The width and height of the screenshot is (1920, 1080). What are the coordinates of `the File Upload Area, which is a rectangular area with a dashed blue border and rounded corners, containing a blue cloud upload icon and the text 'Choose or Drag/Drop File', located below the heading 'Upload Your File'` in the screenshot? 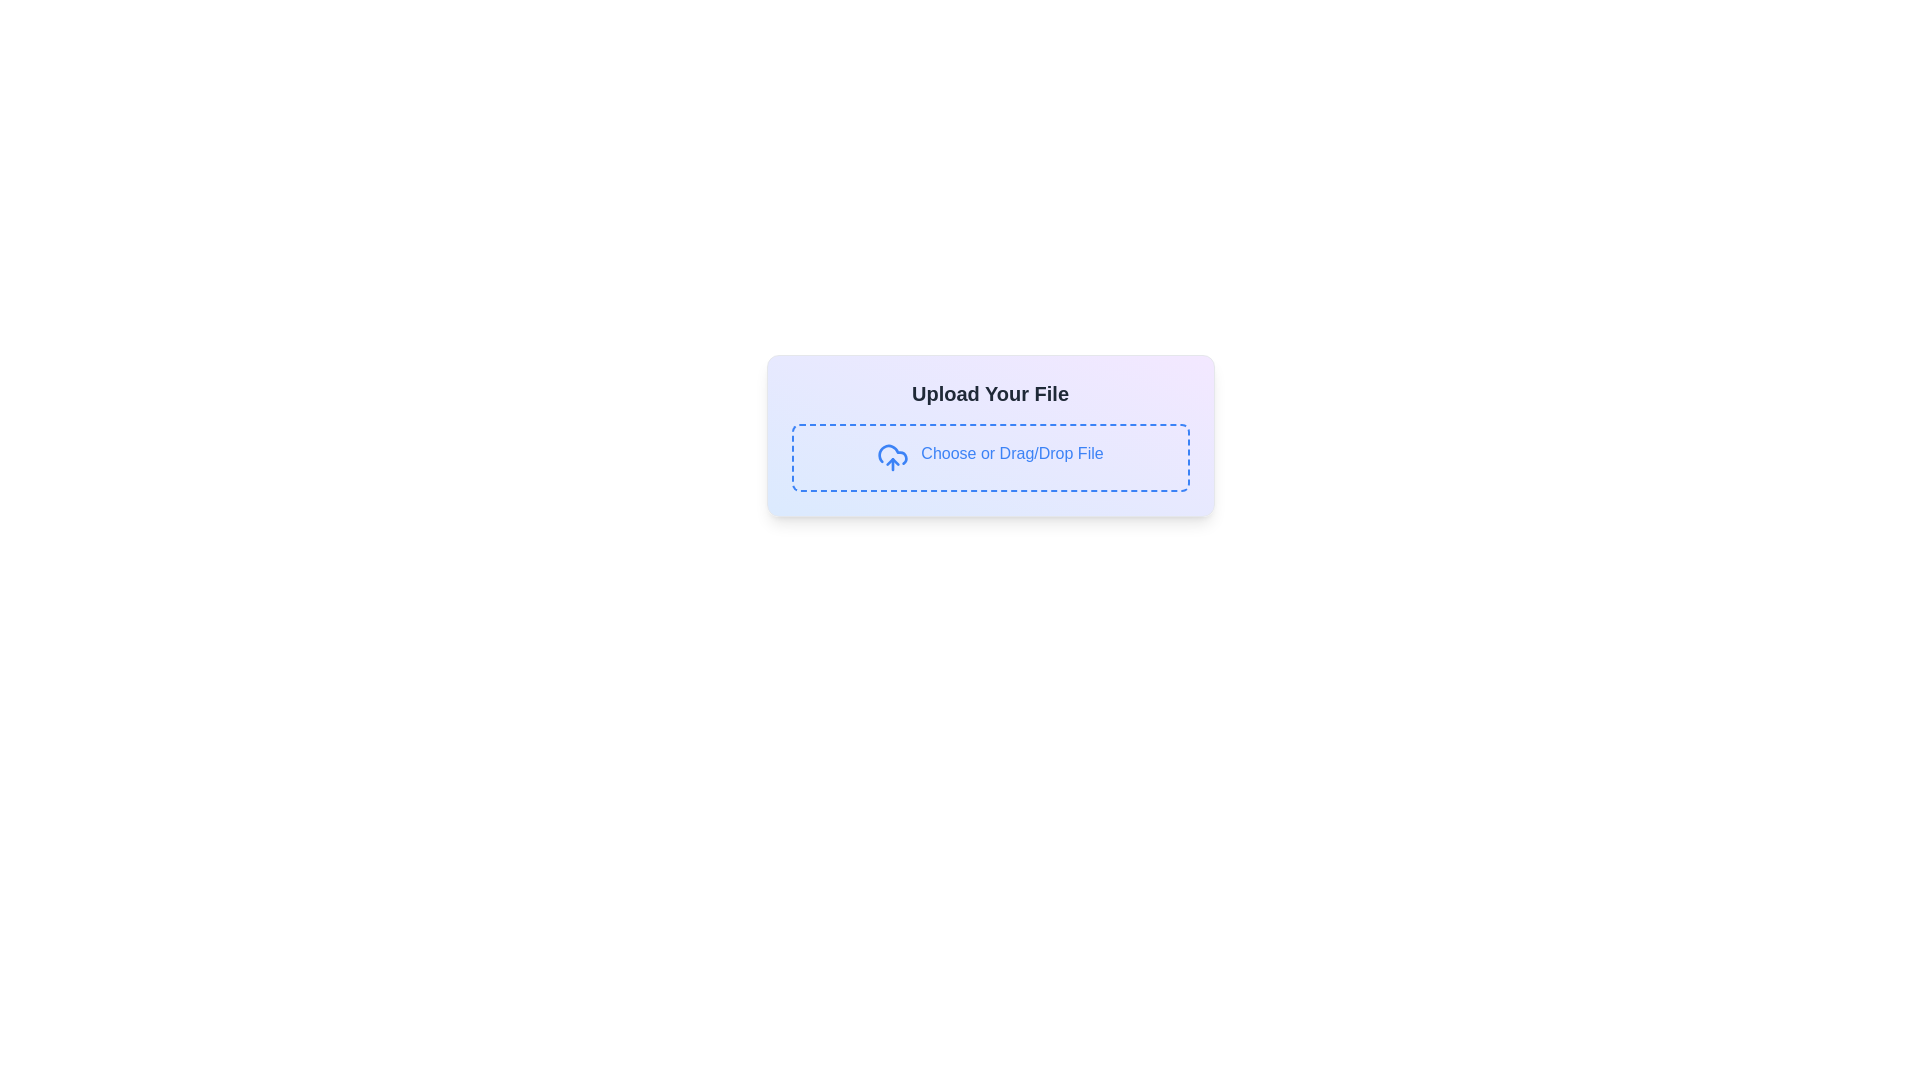 It's located at (990, 458).